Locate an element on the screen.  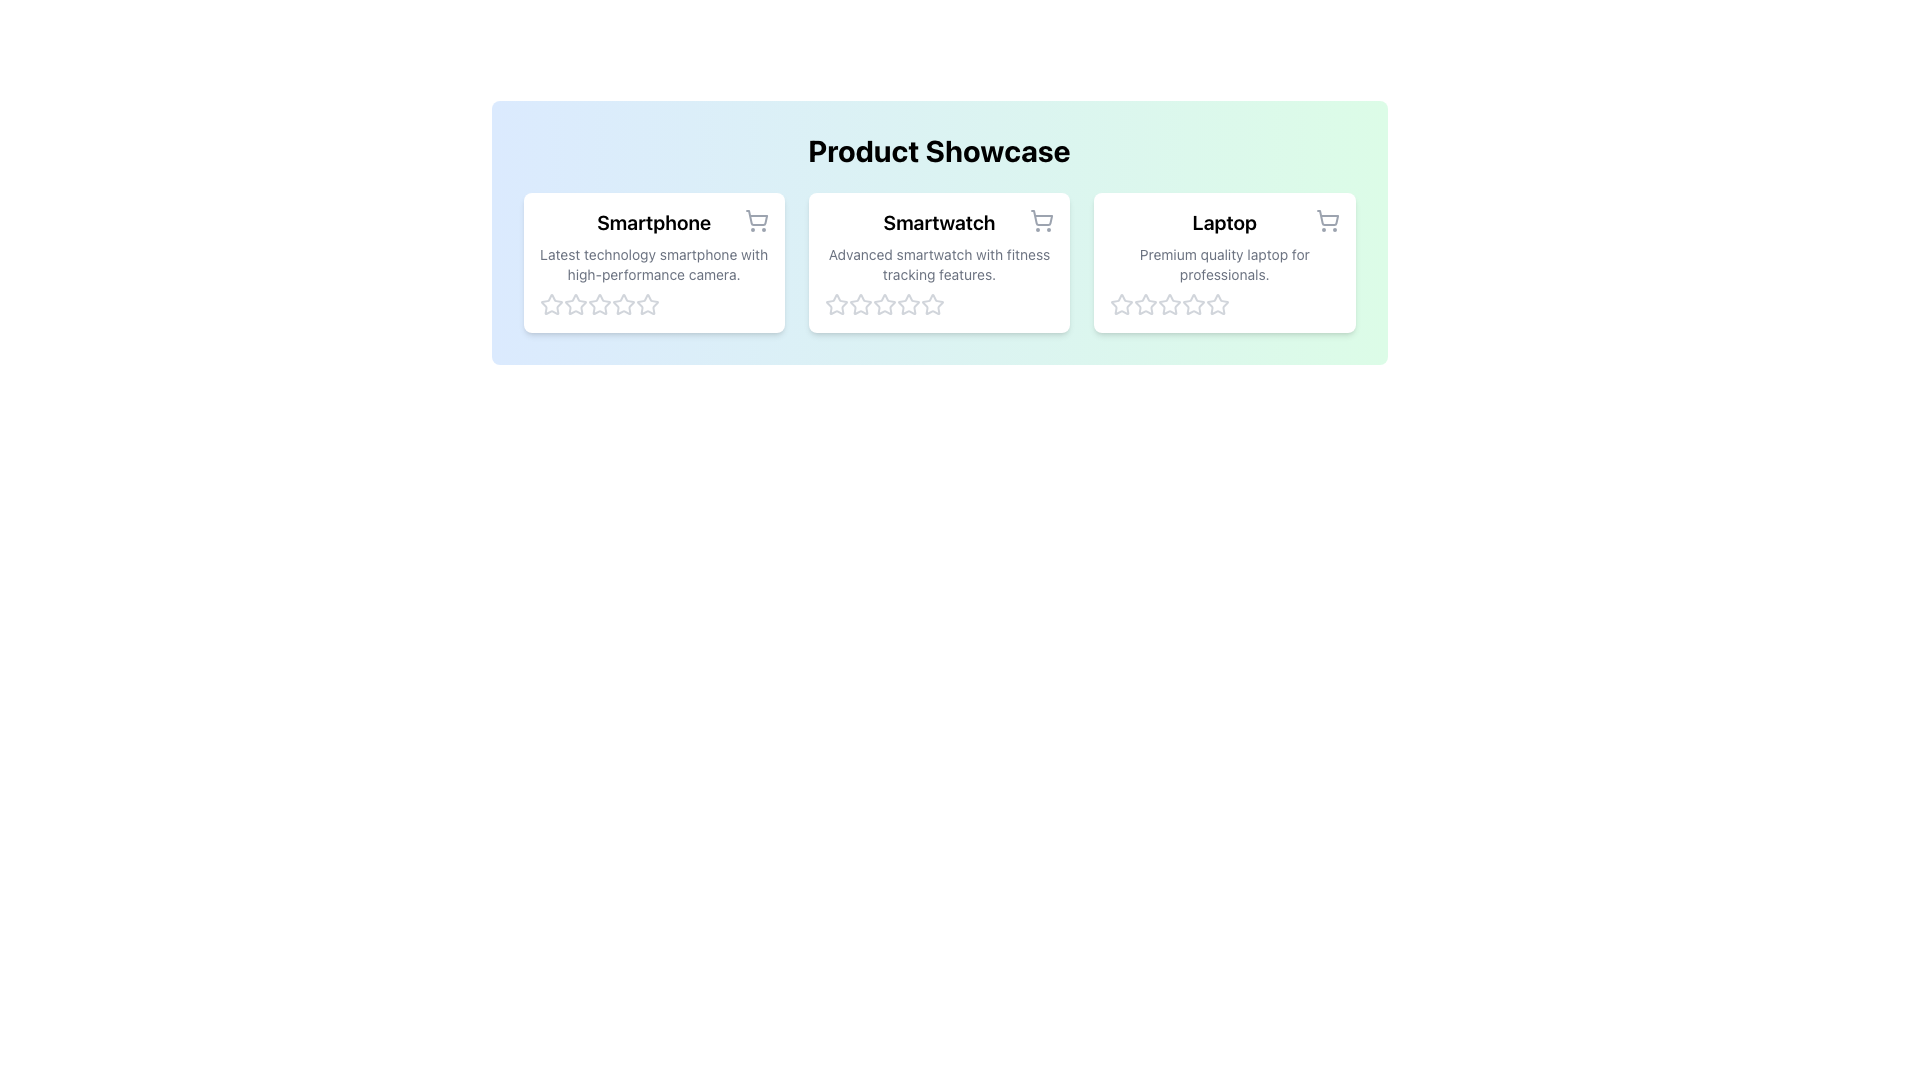
the fifth star button in the rating system under the 'Laptop' item in the third product card is located at coordinates (1217, 304).